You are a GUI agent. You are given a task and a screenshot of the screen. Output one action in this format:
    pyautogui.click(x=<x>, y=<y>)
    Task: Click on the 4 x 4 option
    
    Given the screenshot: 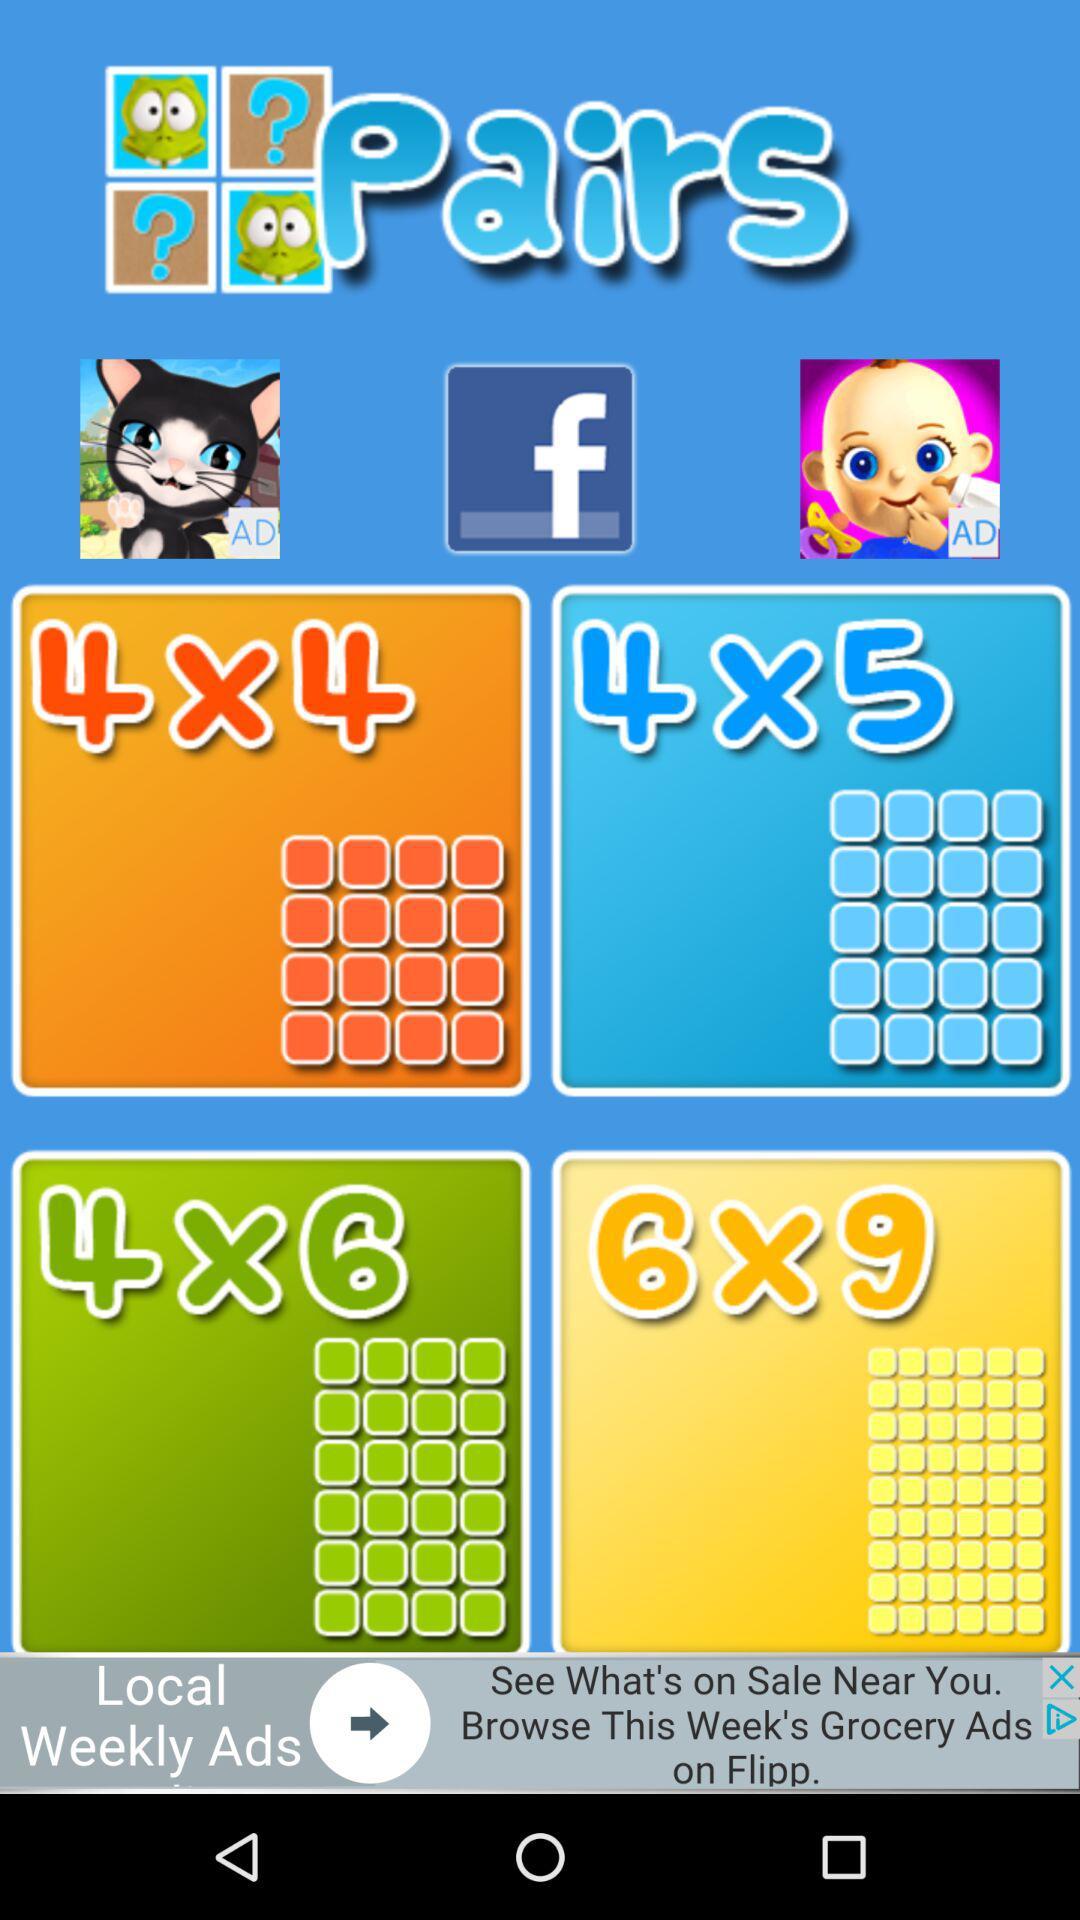 What is the action you would take?
    pyautogui.click(x=270, y=841)
    